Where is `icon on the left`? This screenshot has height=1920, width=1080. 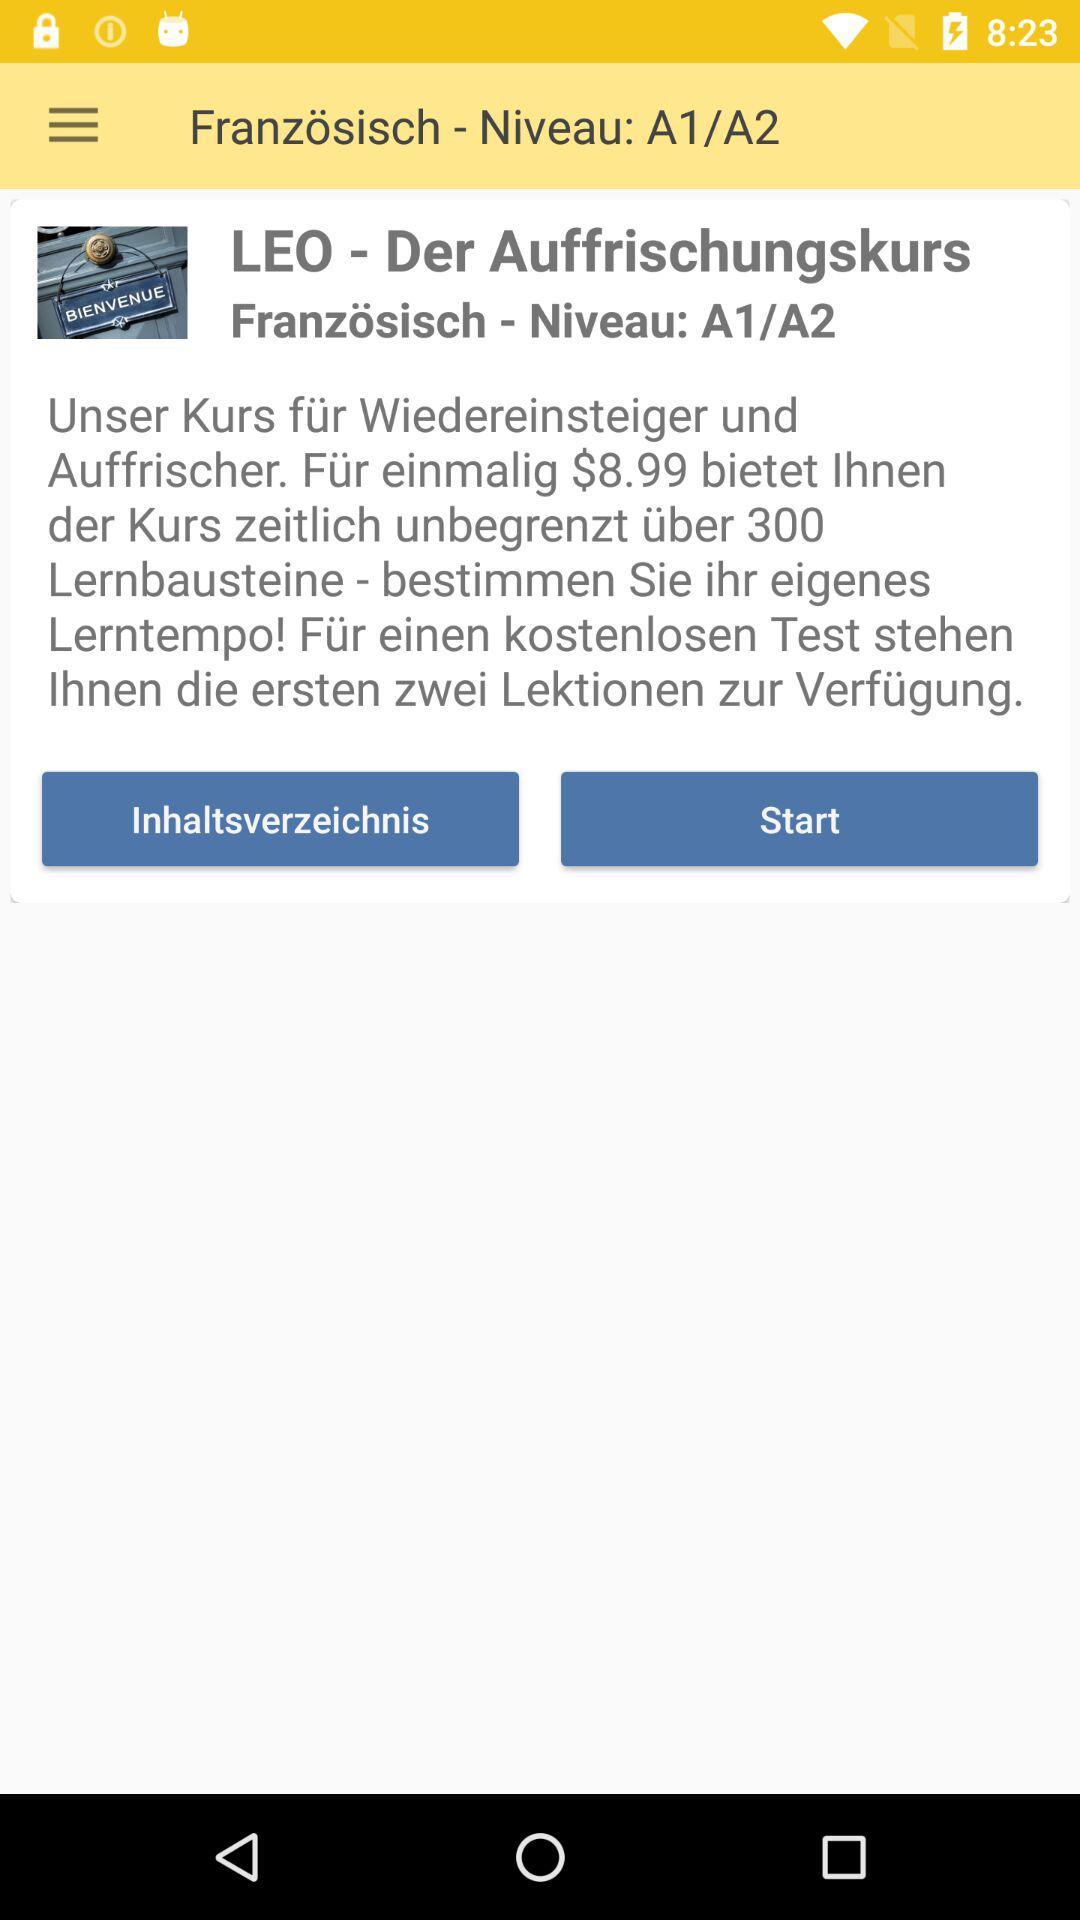 icon on the left is located at coordinates (280, 819).